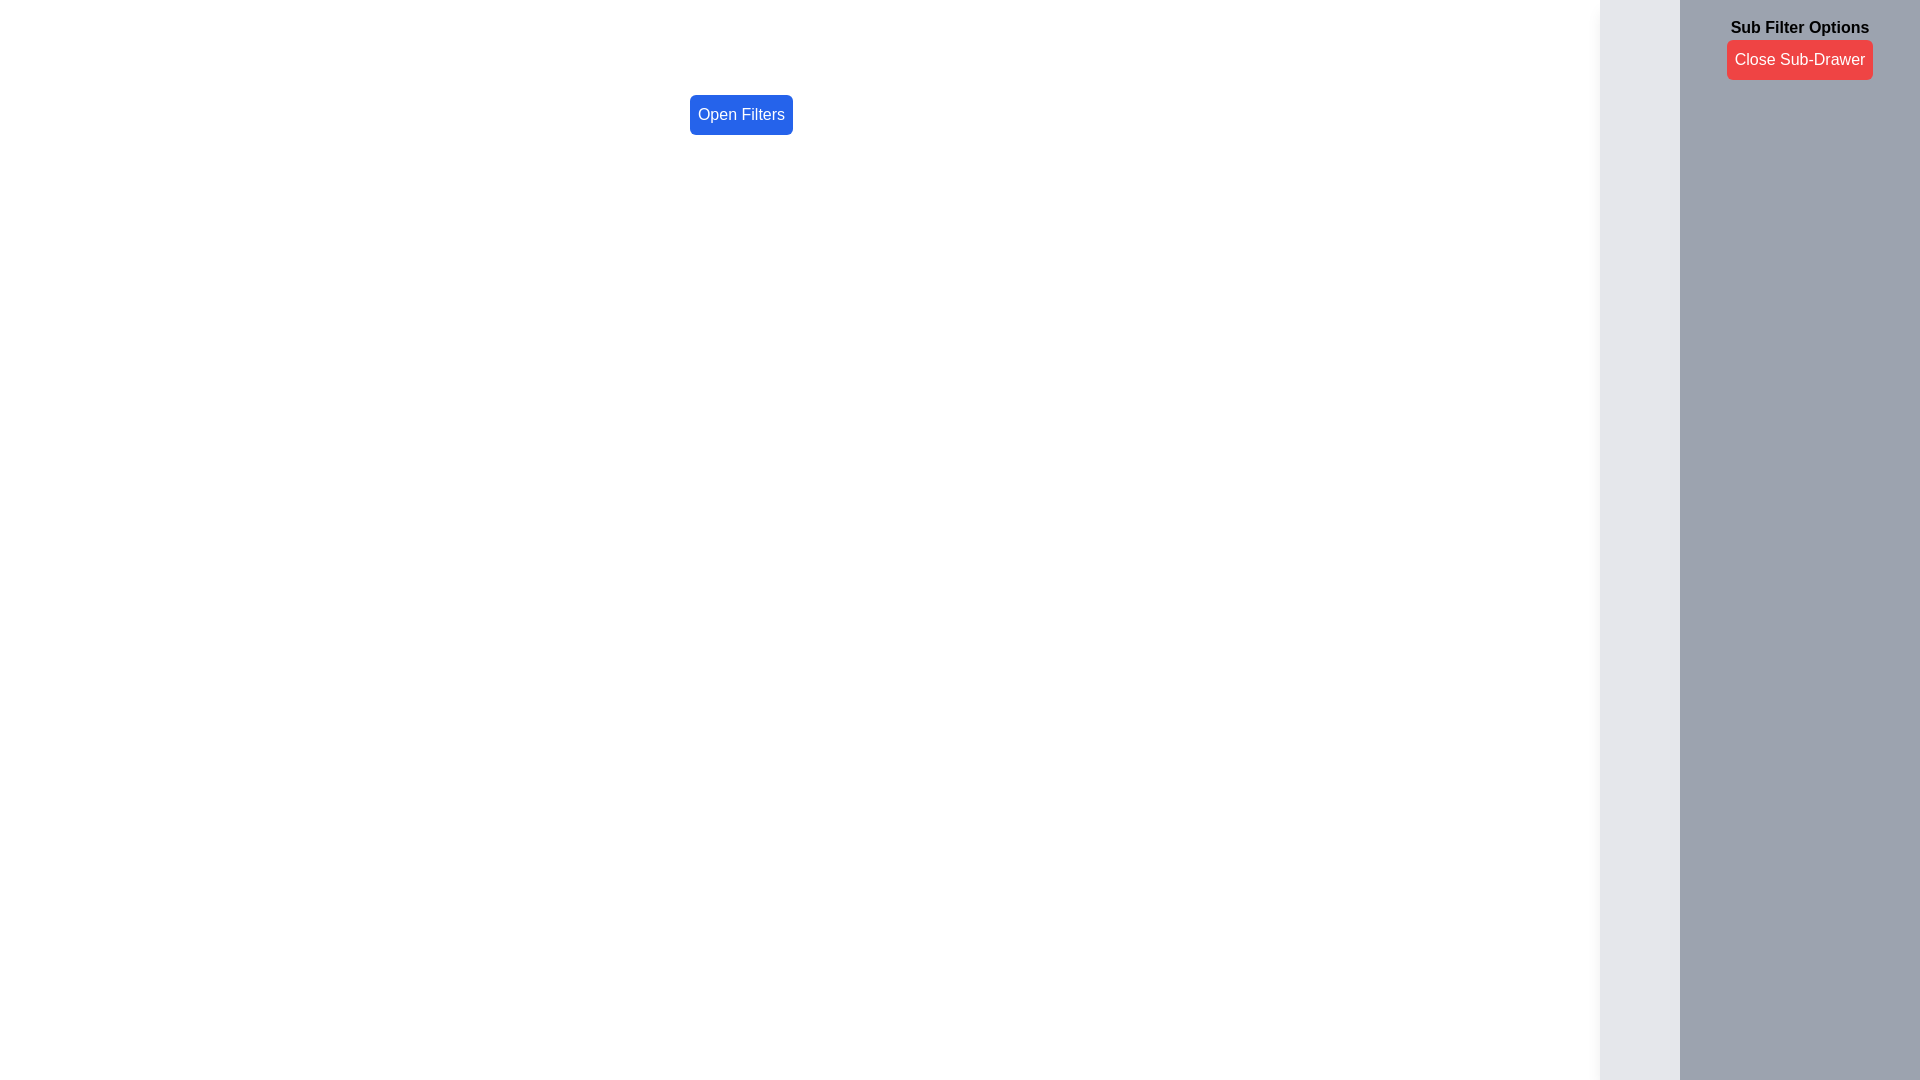 The height and width of the screenshot is (1080, 1920). Describe the element at coordinates (1800, 59) in the screenshot. I see `the 'Close Sub-Drawer' button located in the right sidebar beneath the 'Sub Filter Options' header` at that location.